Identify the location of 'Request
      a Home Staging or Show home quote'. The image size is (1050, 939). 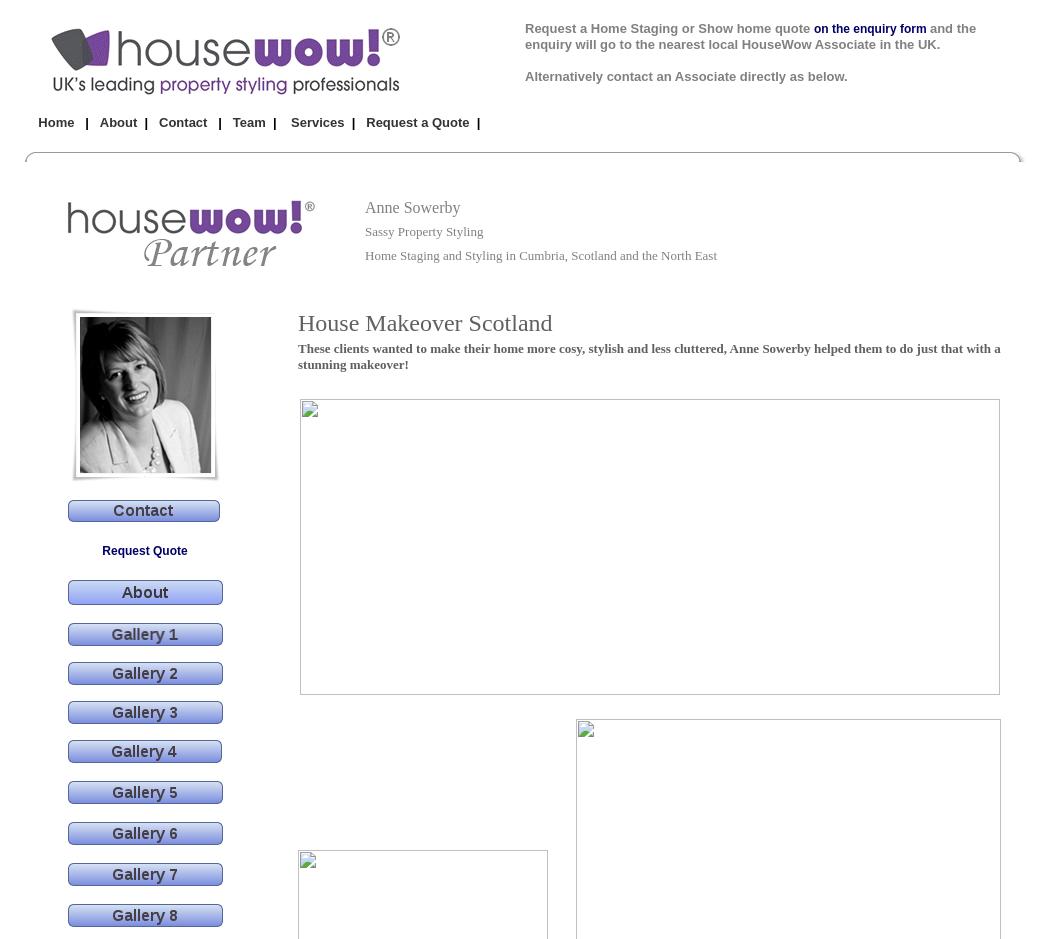
(525, 28).